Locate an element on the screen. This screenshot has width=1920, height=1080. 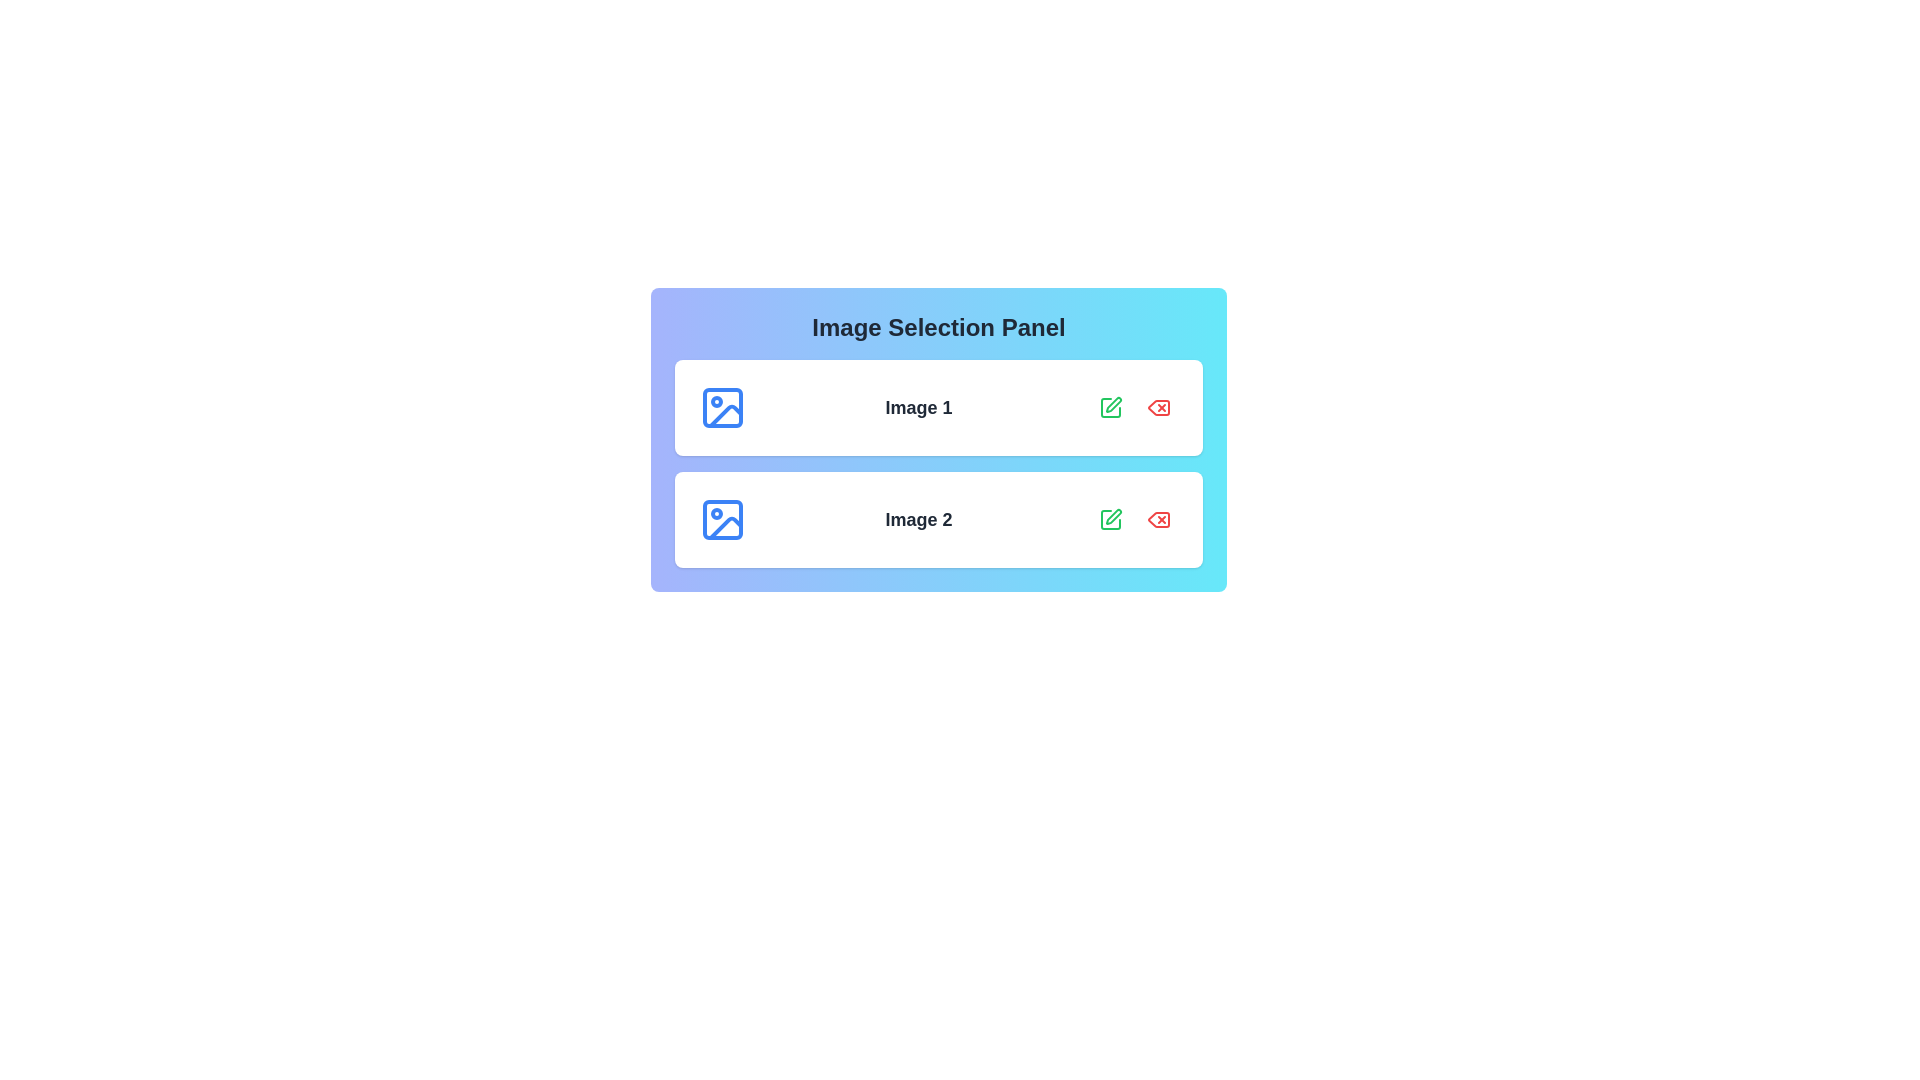
the edit button associated with 'Image 2' to initiate editing is located at coordinates (1109, 519).